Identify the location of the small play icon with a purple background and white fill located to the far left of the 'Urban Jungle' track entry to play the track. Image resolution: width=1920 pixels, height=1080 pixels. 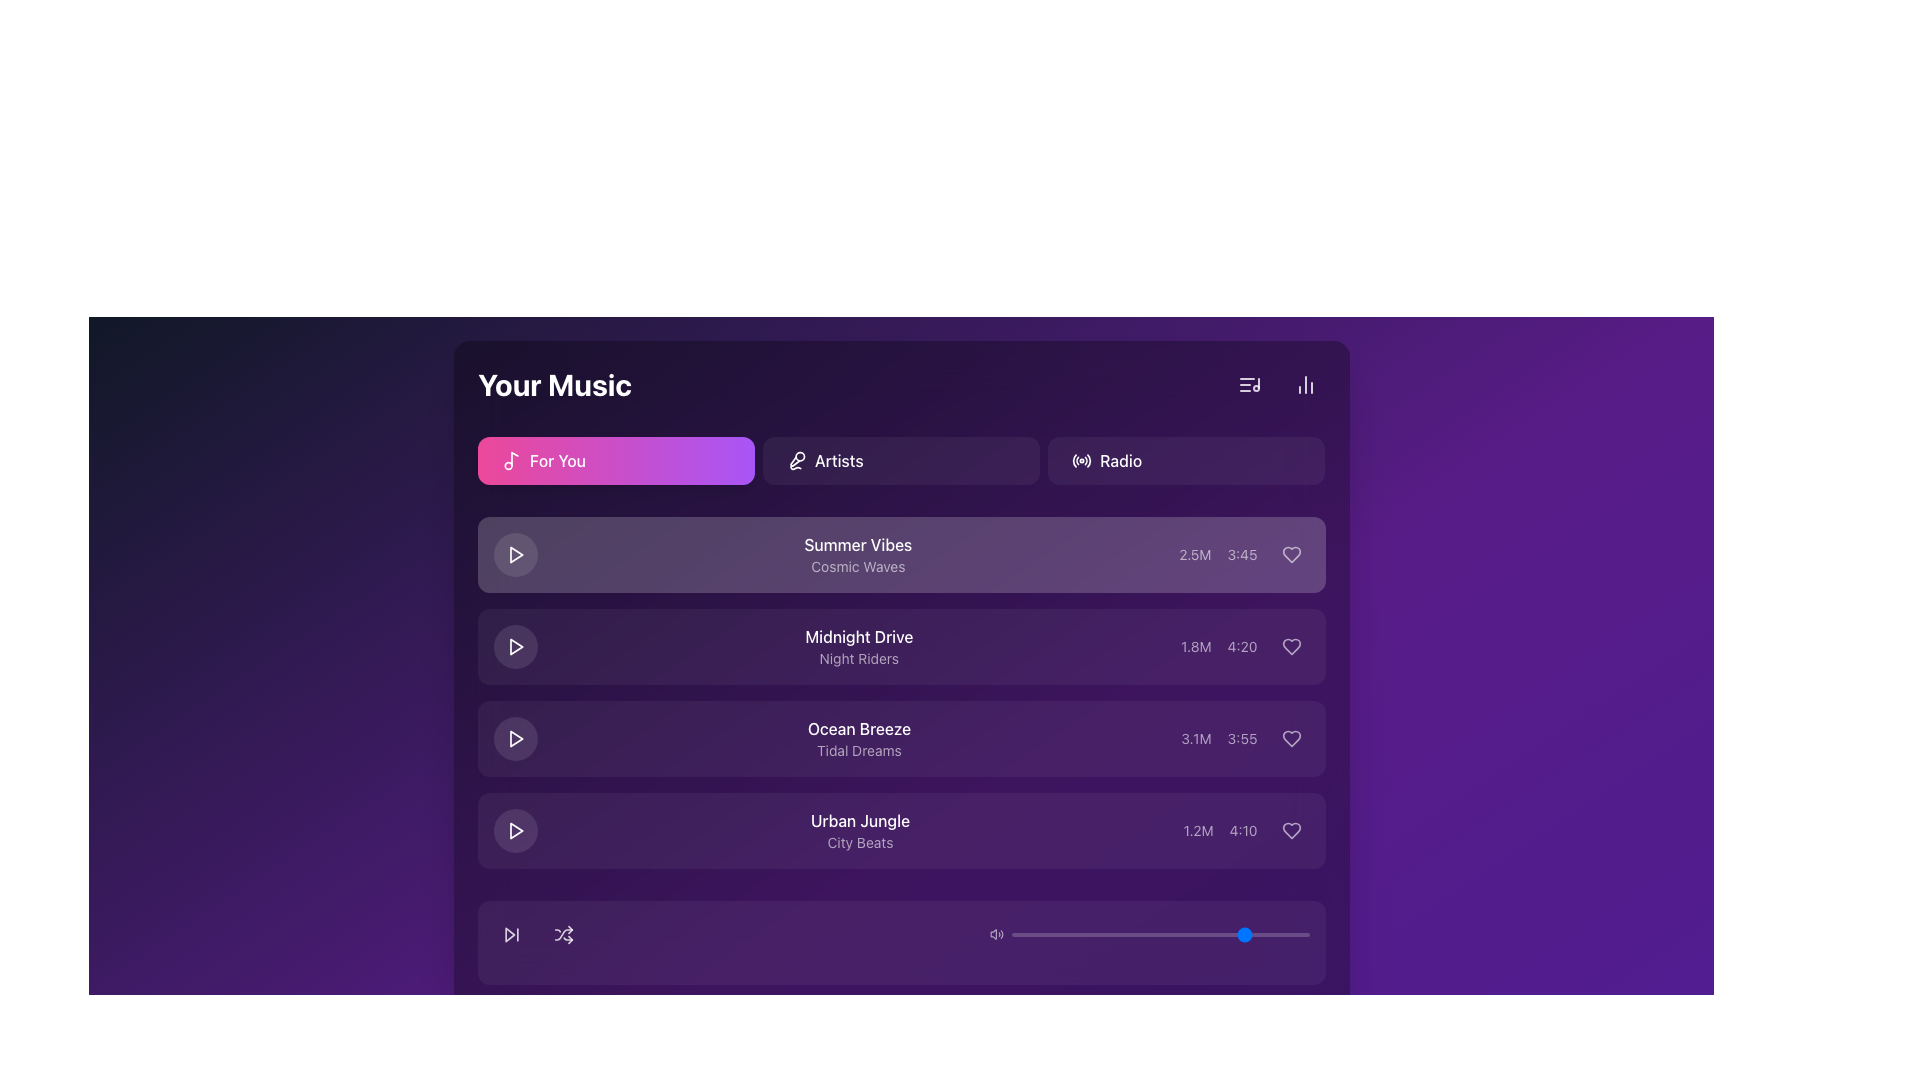
(515, 830).